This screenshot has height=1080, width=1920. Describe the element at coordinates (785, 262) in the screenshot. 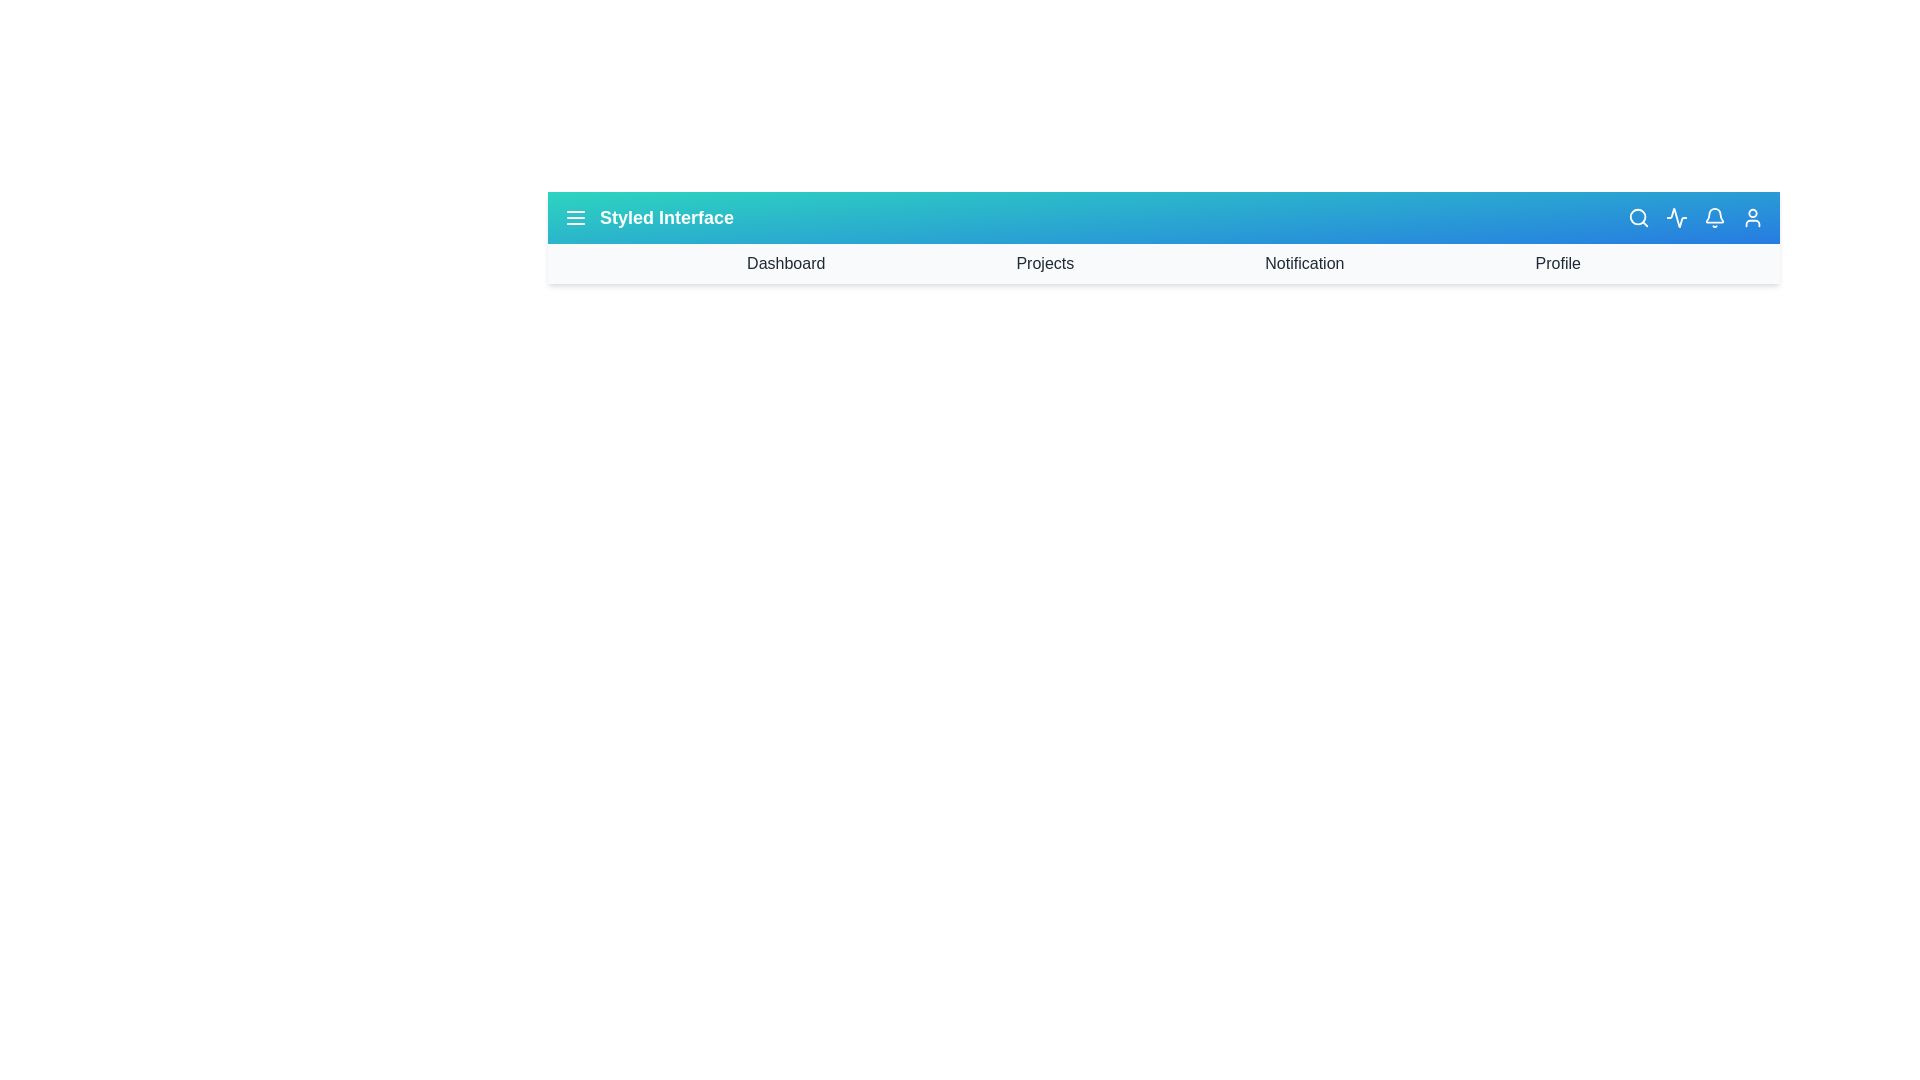

I see `the navigation item Dashboard` at that location.